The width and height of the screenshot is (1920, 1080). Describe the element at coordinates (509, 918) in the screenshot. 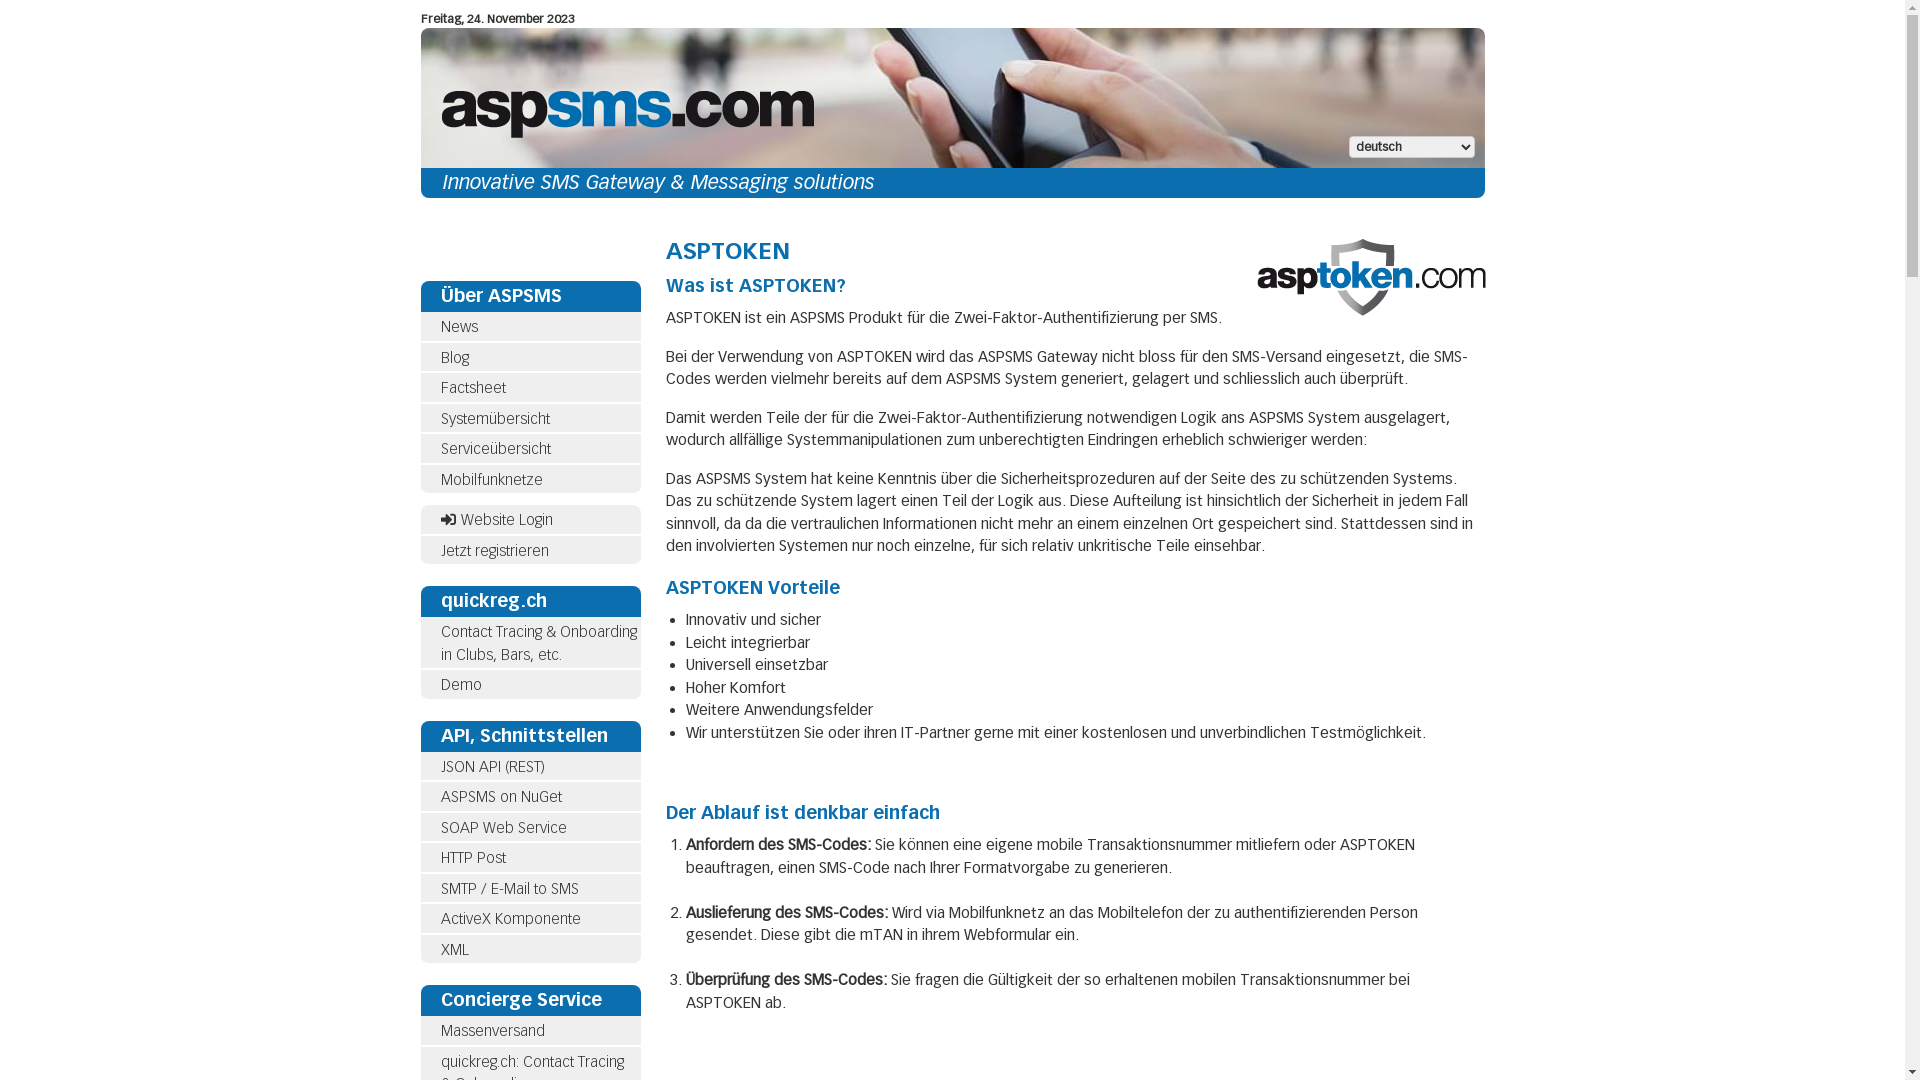

I see `'ActiveX Komponente'` at that location.